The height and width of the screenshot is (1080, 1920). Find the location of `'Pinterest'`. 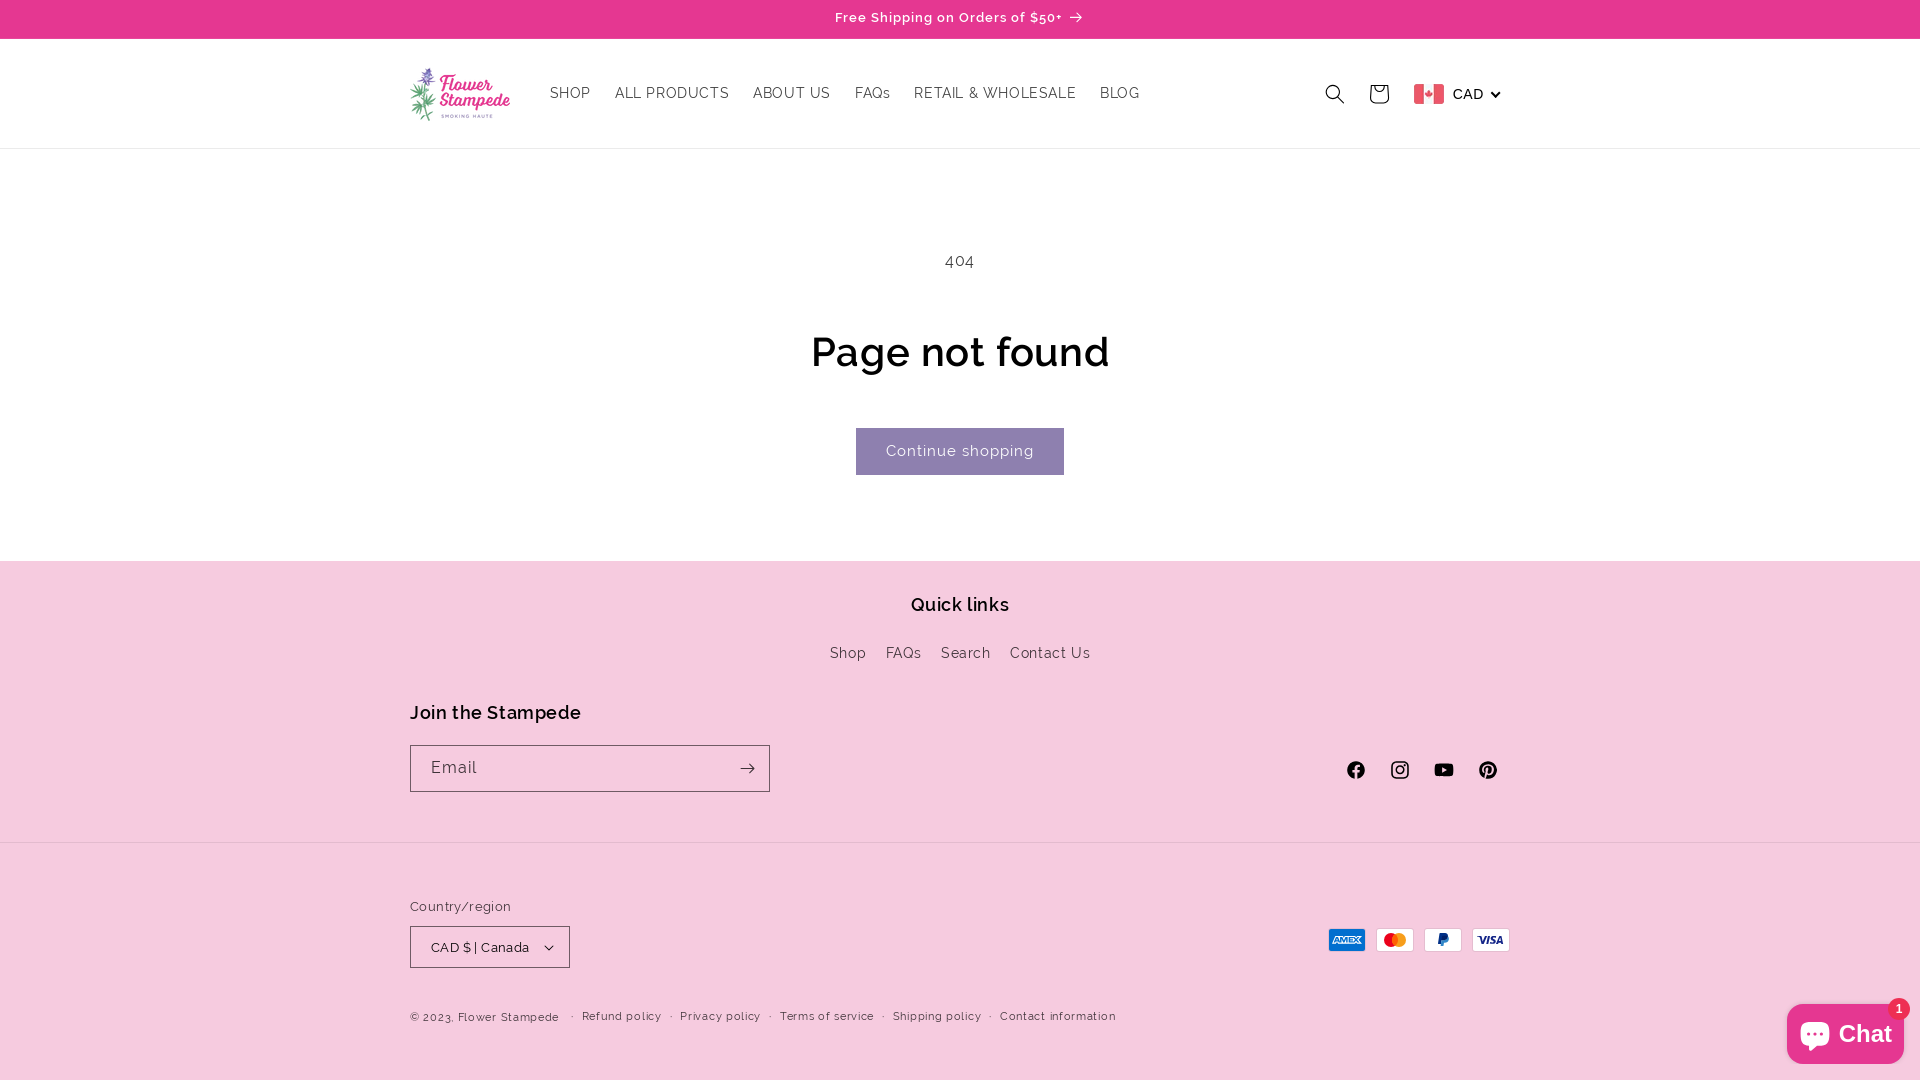

'Pinterest' is located at coordinates (1488, 769).